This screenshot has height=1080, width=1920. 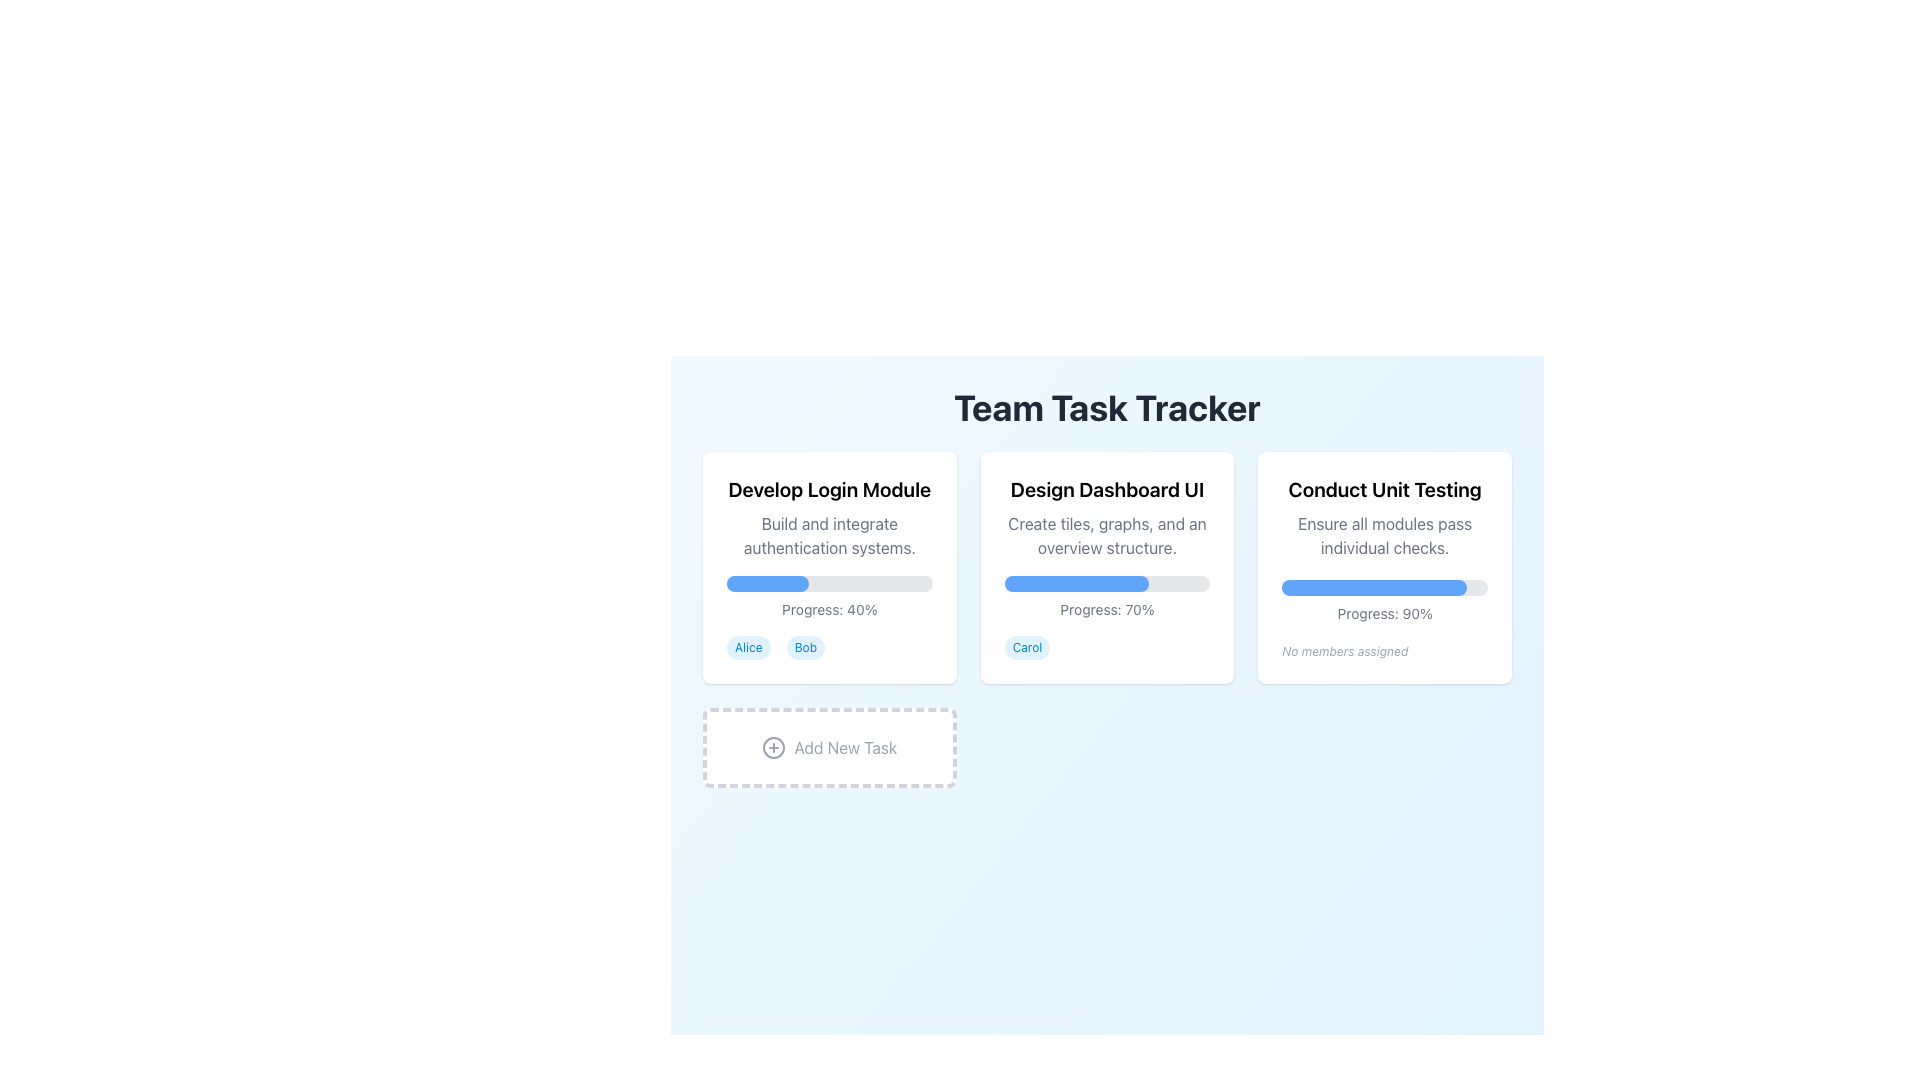 What do you see at coordinates (767, 583) in the screenshot?
I see `the displayed progress level of the blue progress bar within the 'Develop Login Module' card, positioned below the subtitle text and above the 'Progress: 40%' text` at bounding box center [767, 583].